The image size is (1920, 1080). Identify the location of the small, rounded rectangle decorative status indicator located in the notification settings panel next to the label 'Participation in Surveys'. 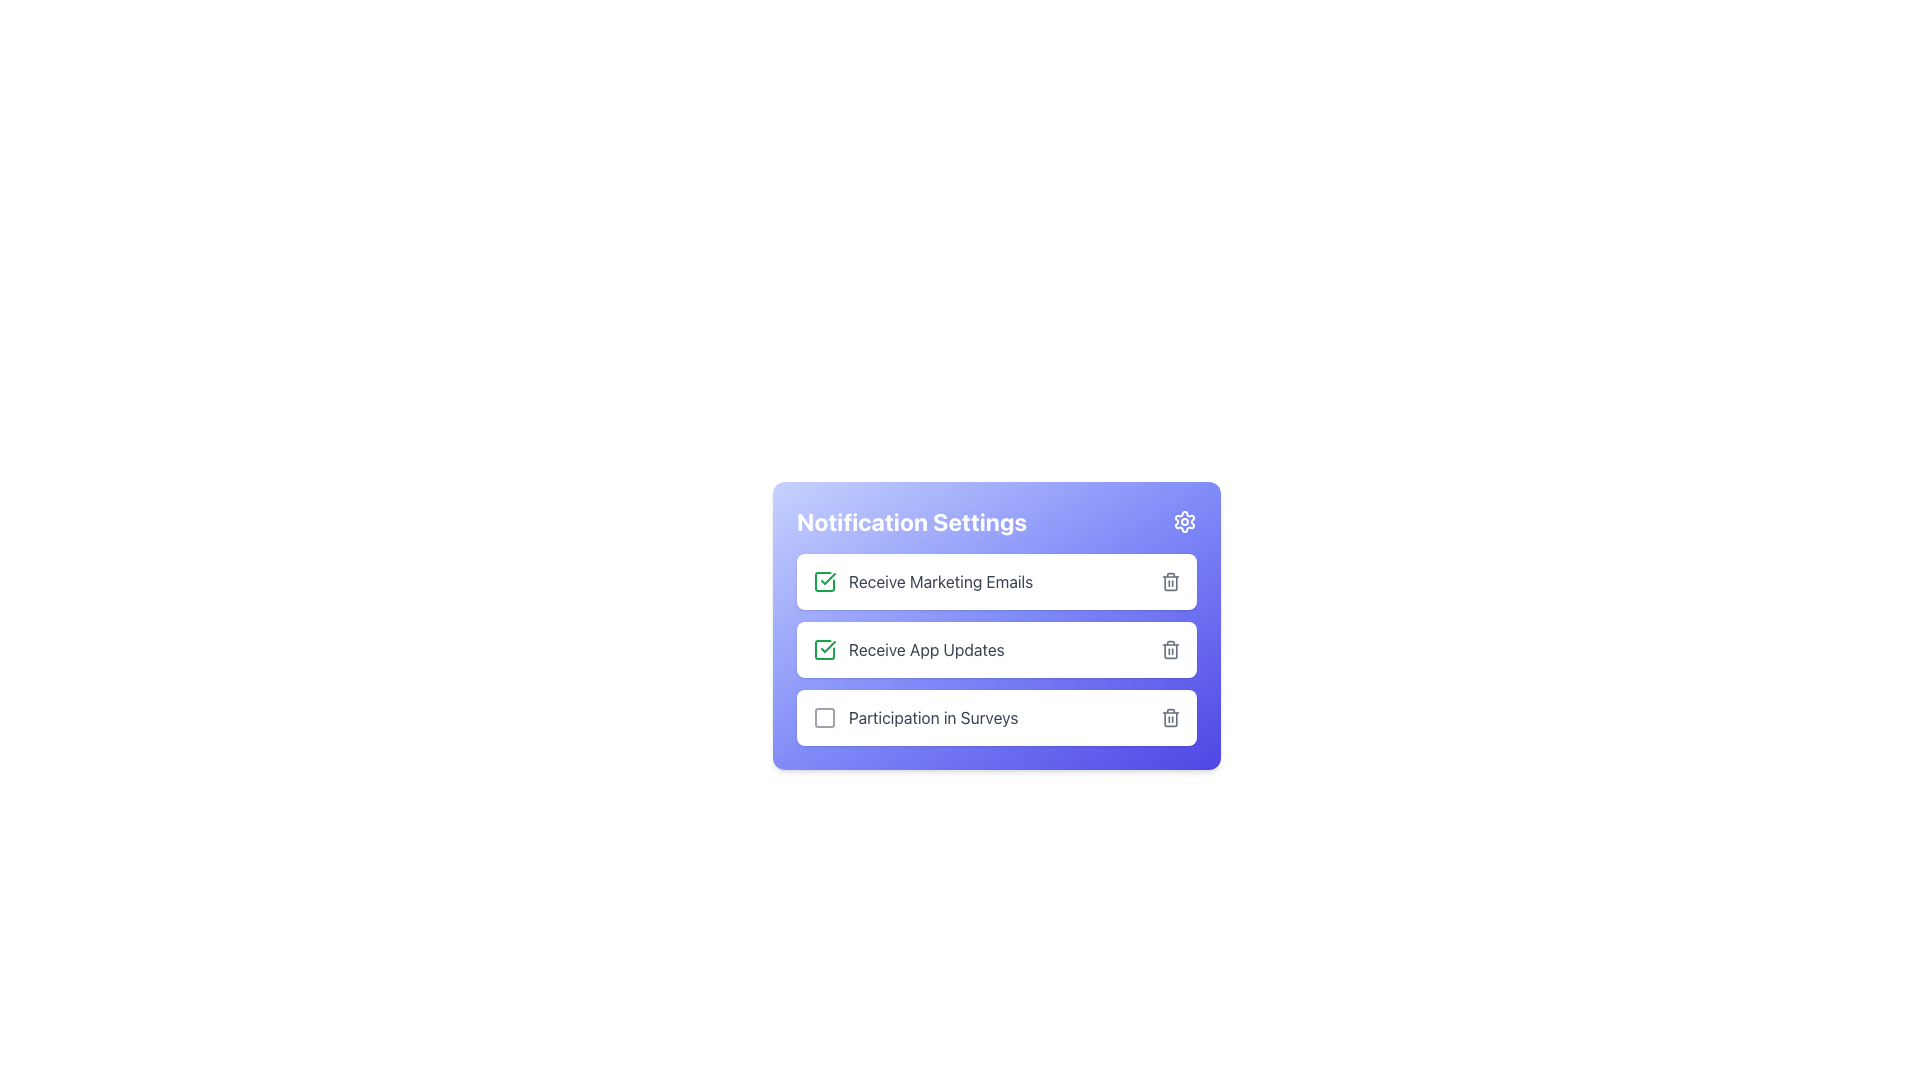
(825, 716).